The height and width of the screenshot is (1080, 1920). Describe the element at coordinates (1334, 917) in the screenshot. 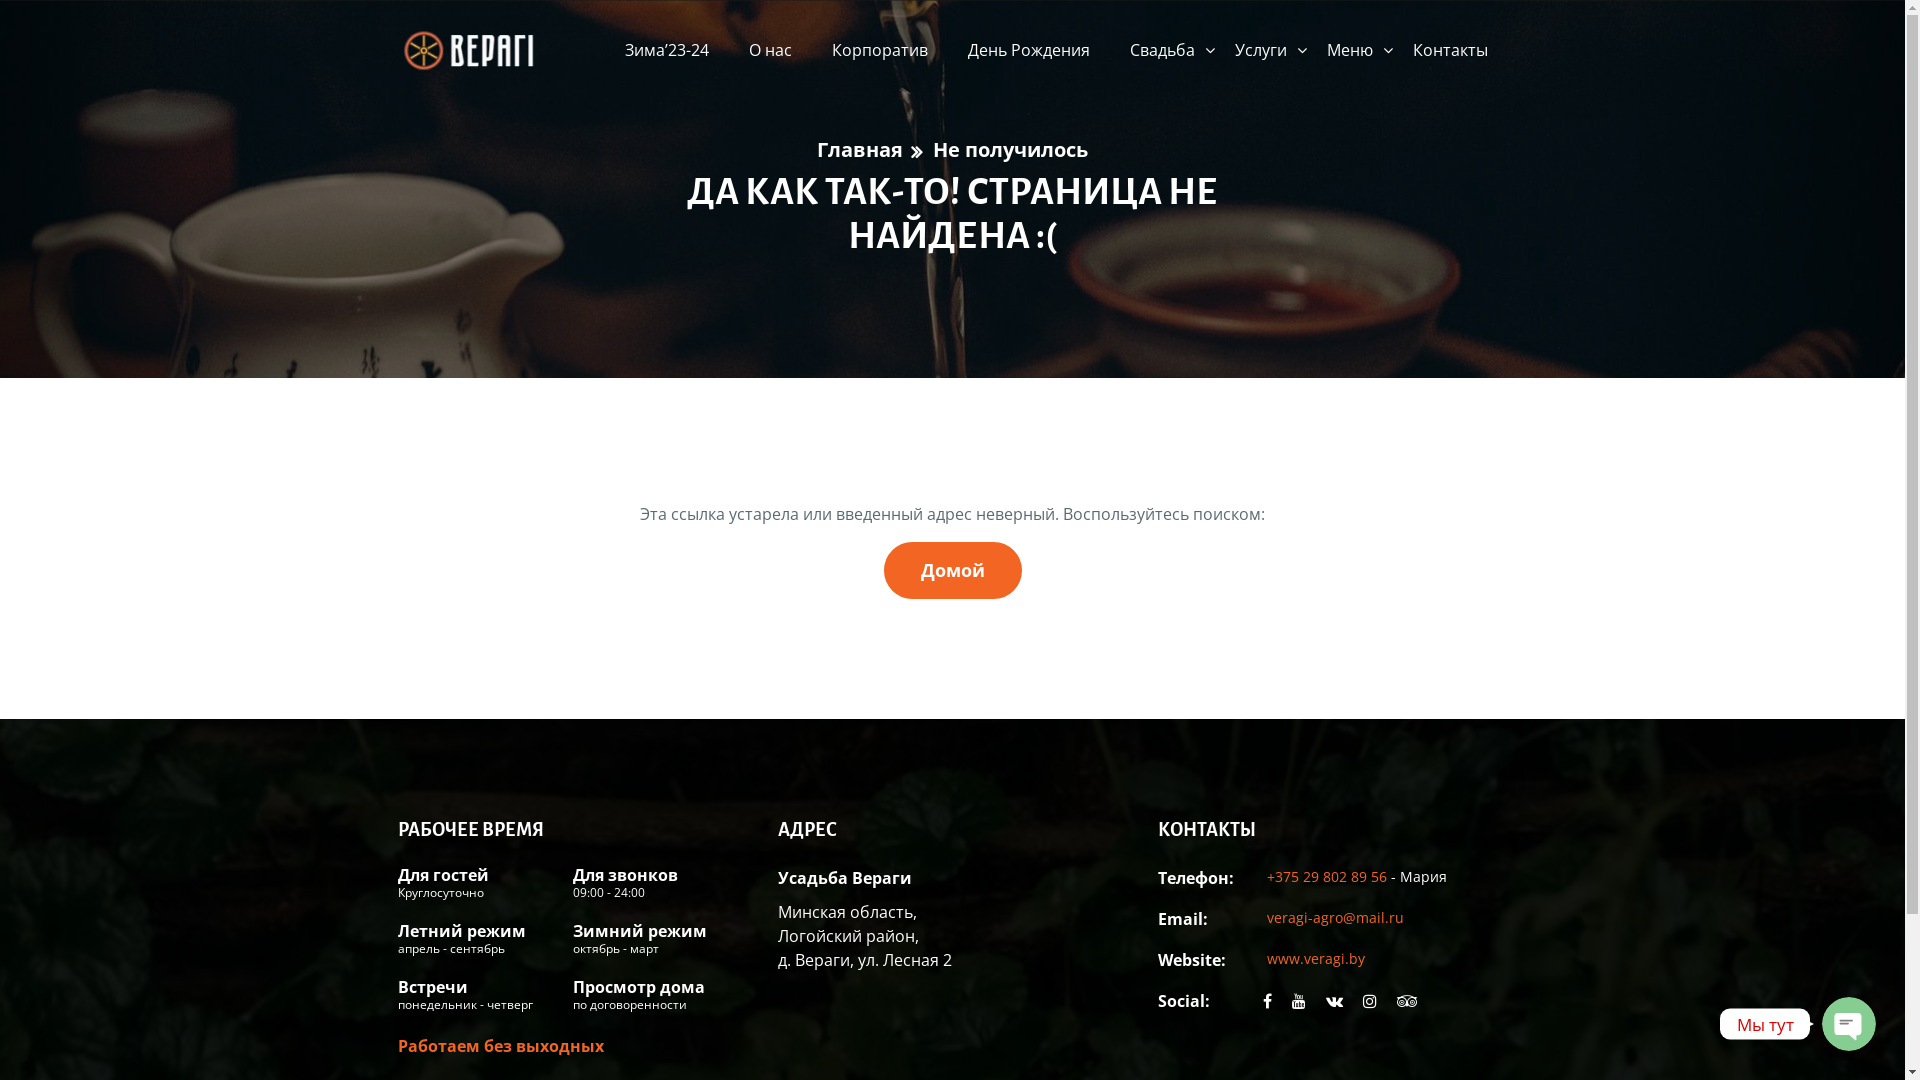

I see `'veragi-agro@mail.ru'` at that location.